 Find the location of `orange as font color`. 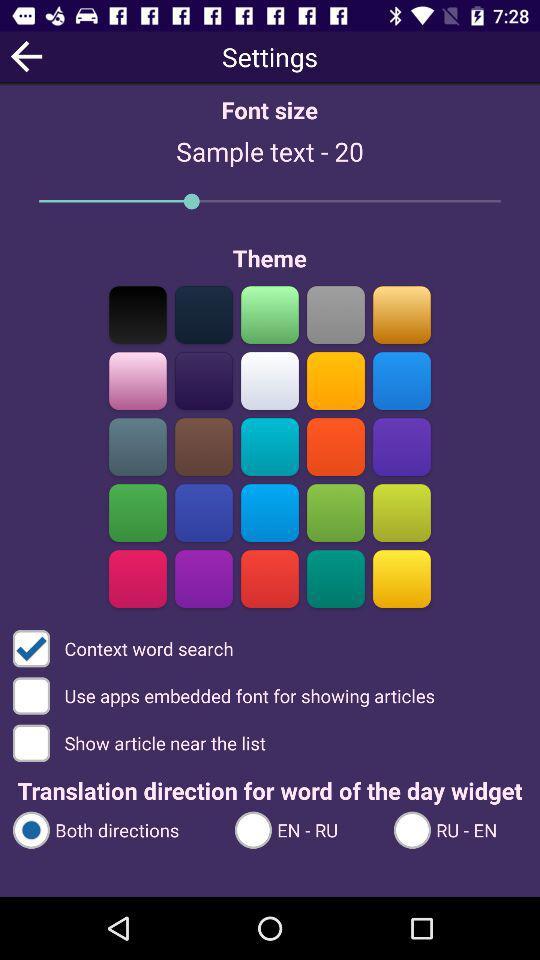

orange as font color is located at coordinates (335, 446).